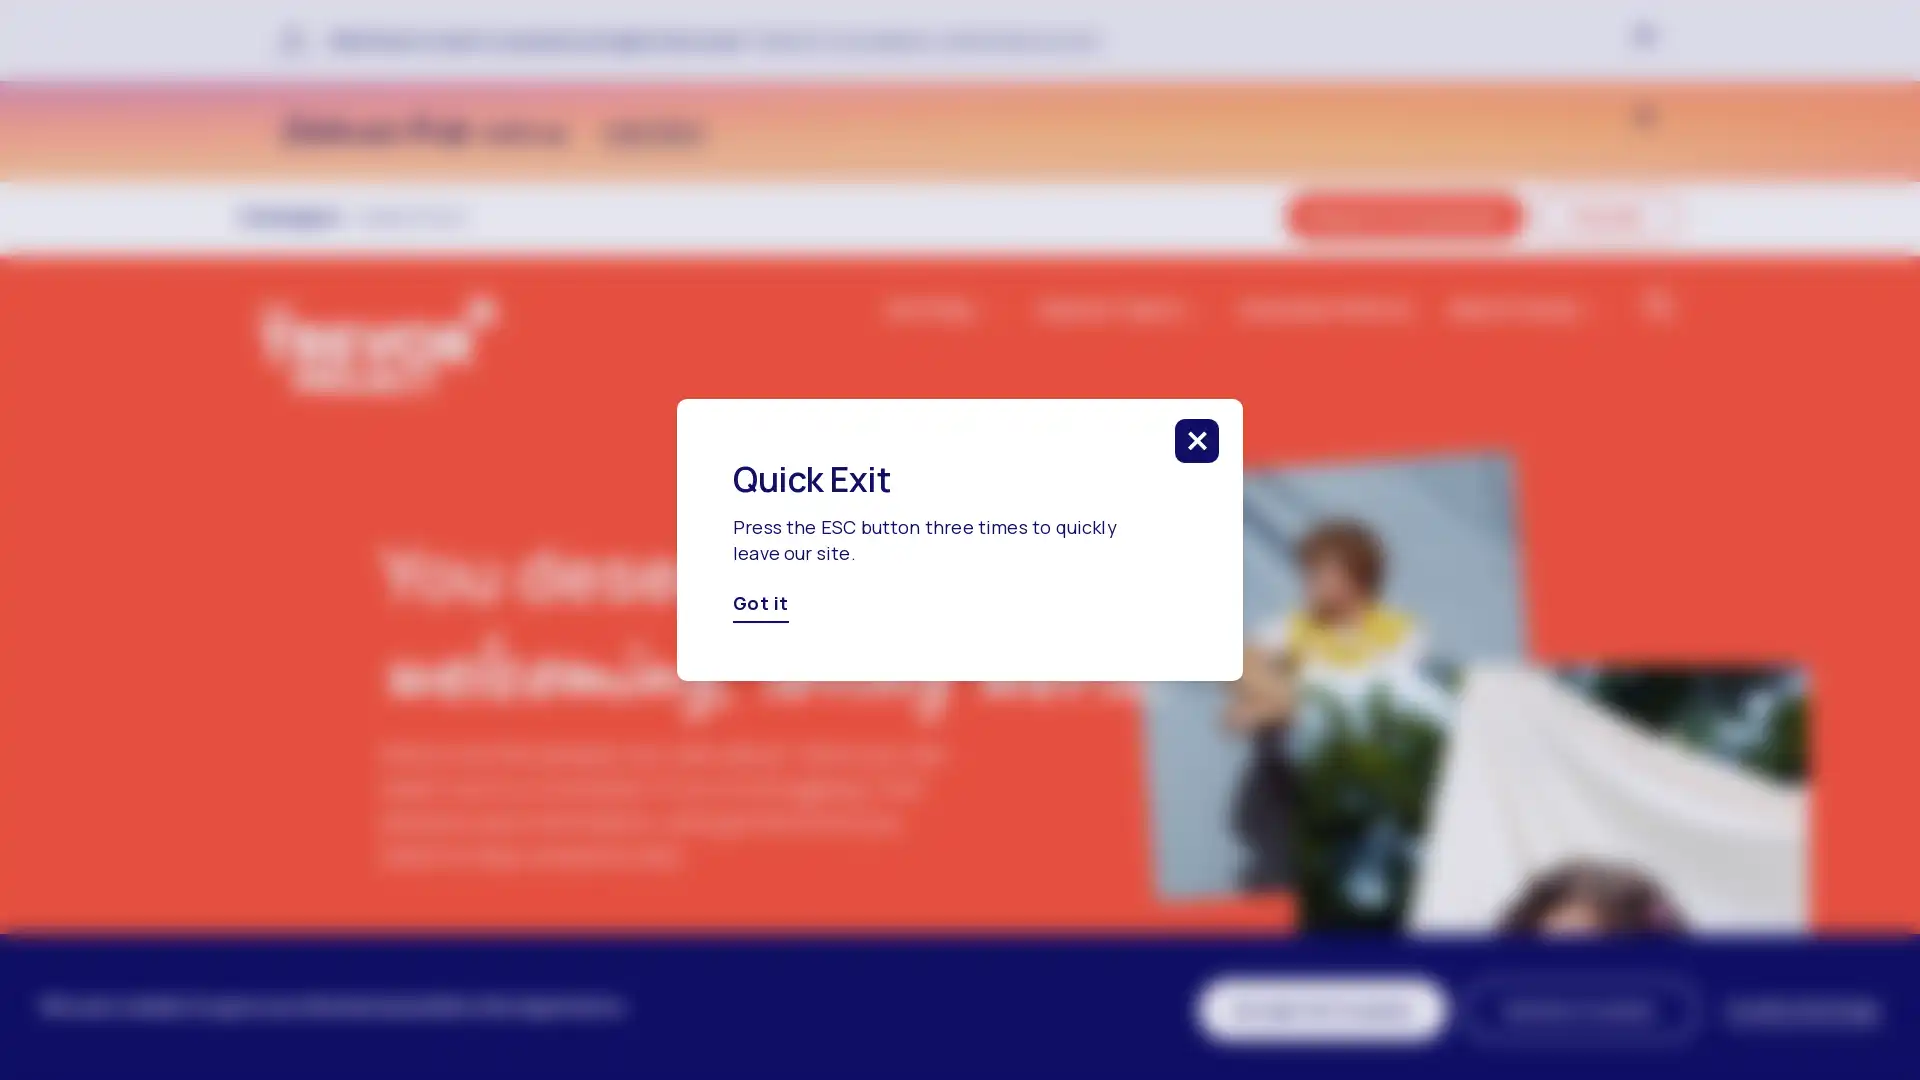  Describe the element at coordinates (1643, 35) in the screenshot. I see `click to close banner` at that location.